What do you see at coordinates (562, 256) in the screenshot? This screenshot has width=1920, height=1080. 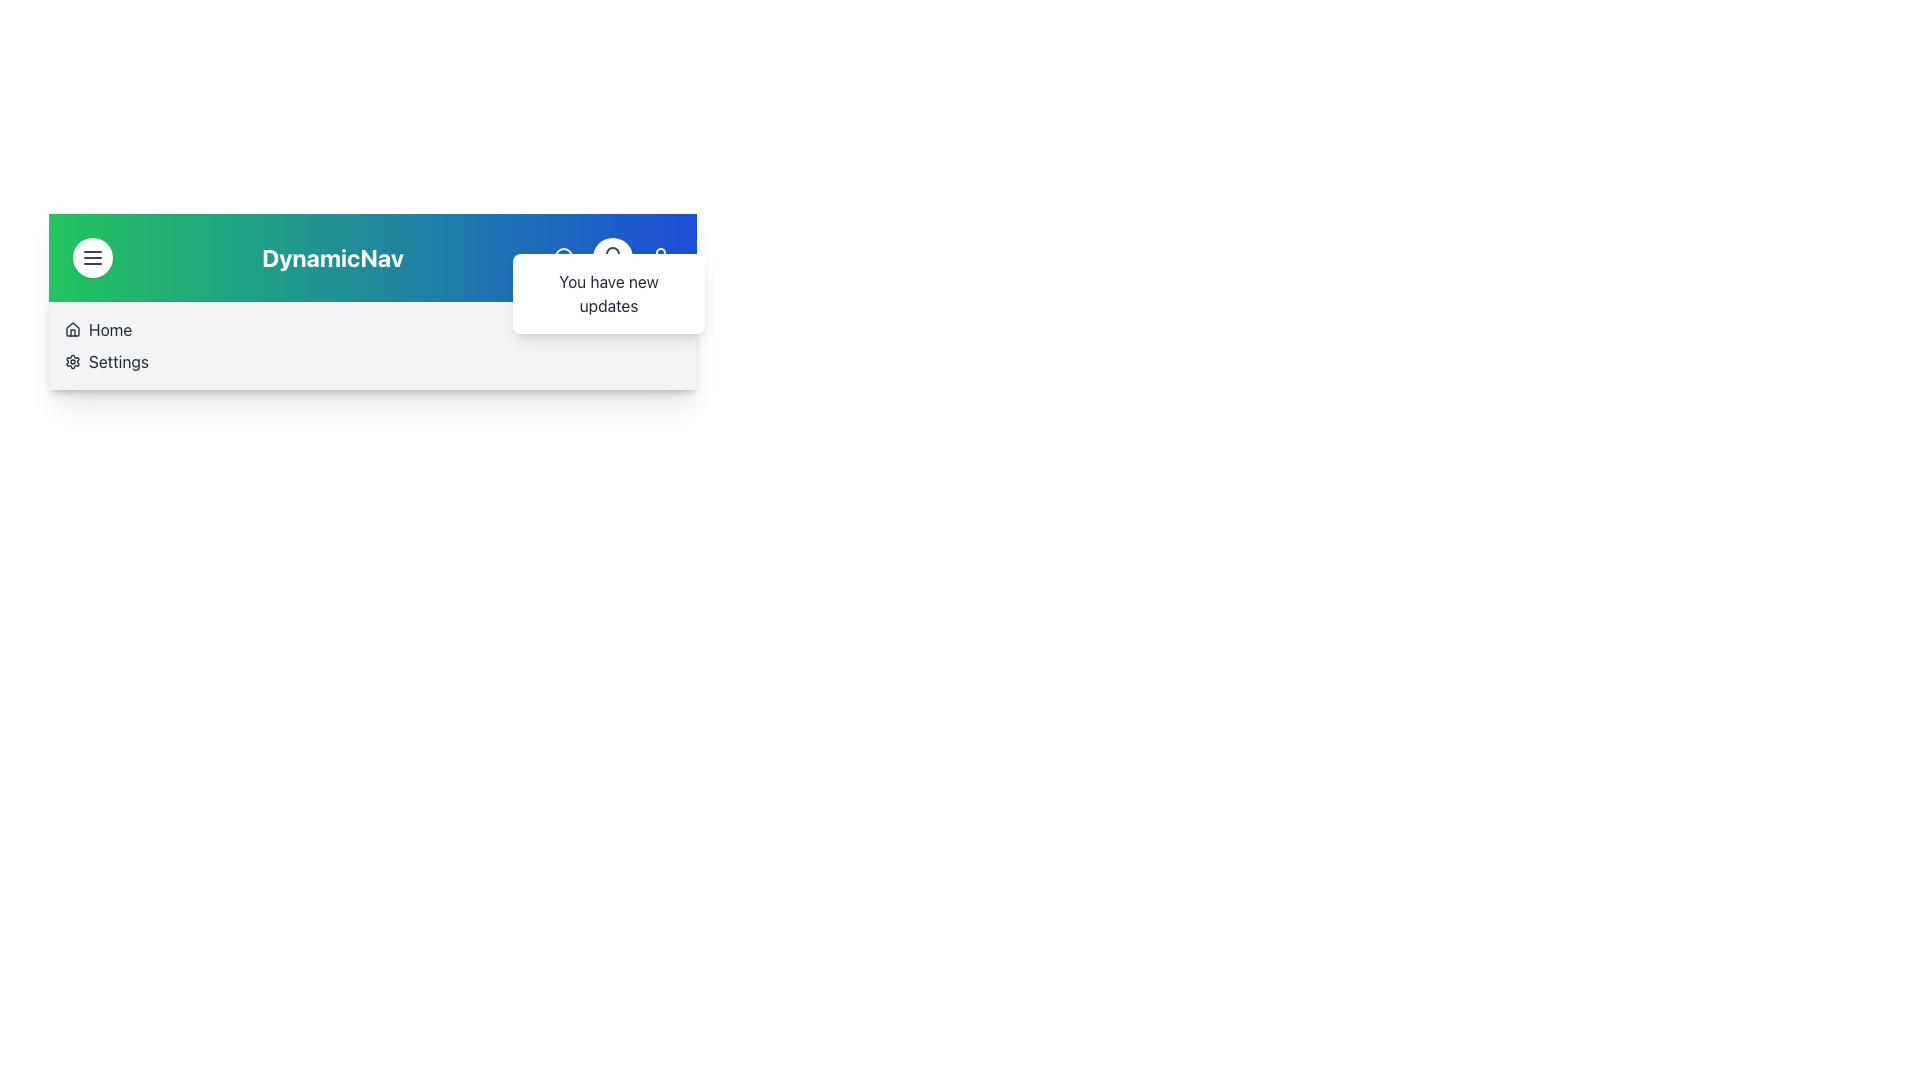 I see `the inner circle of the search icon in the top-right corner of the web interface, which is styled as an outlined circle with no fill` at bounding box center [562, 256].